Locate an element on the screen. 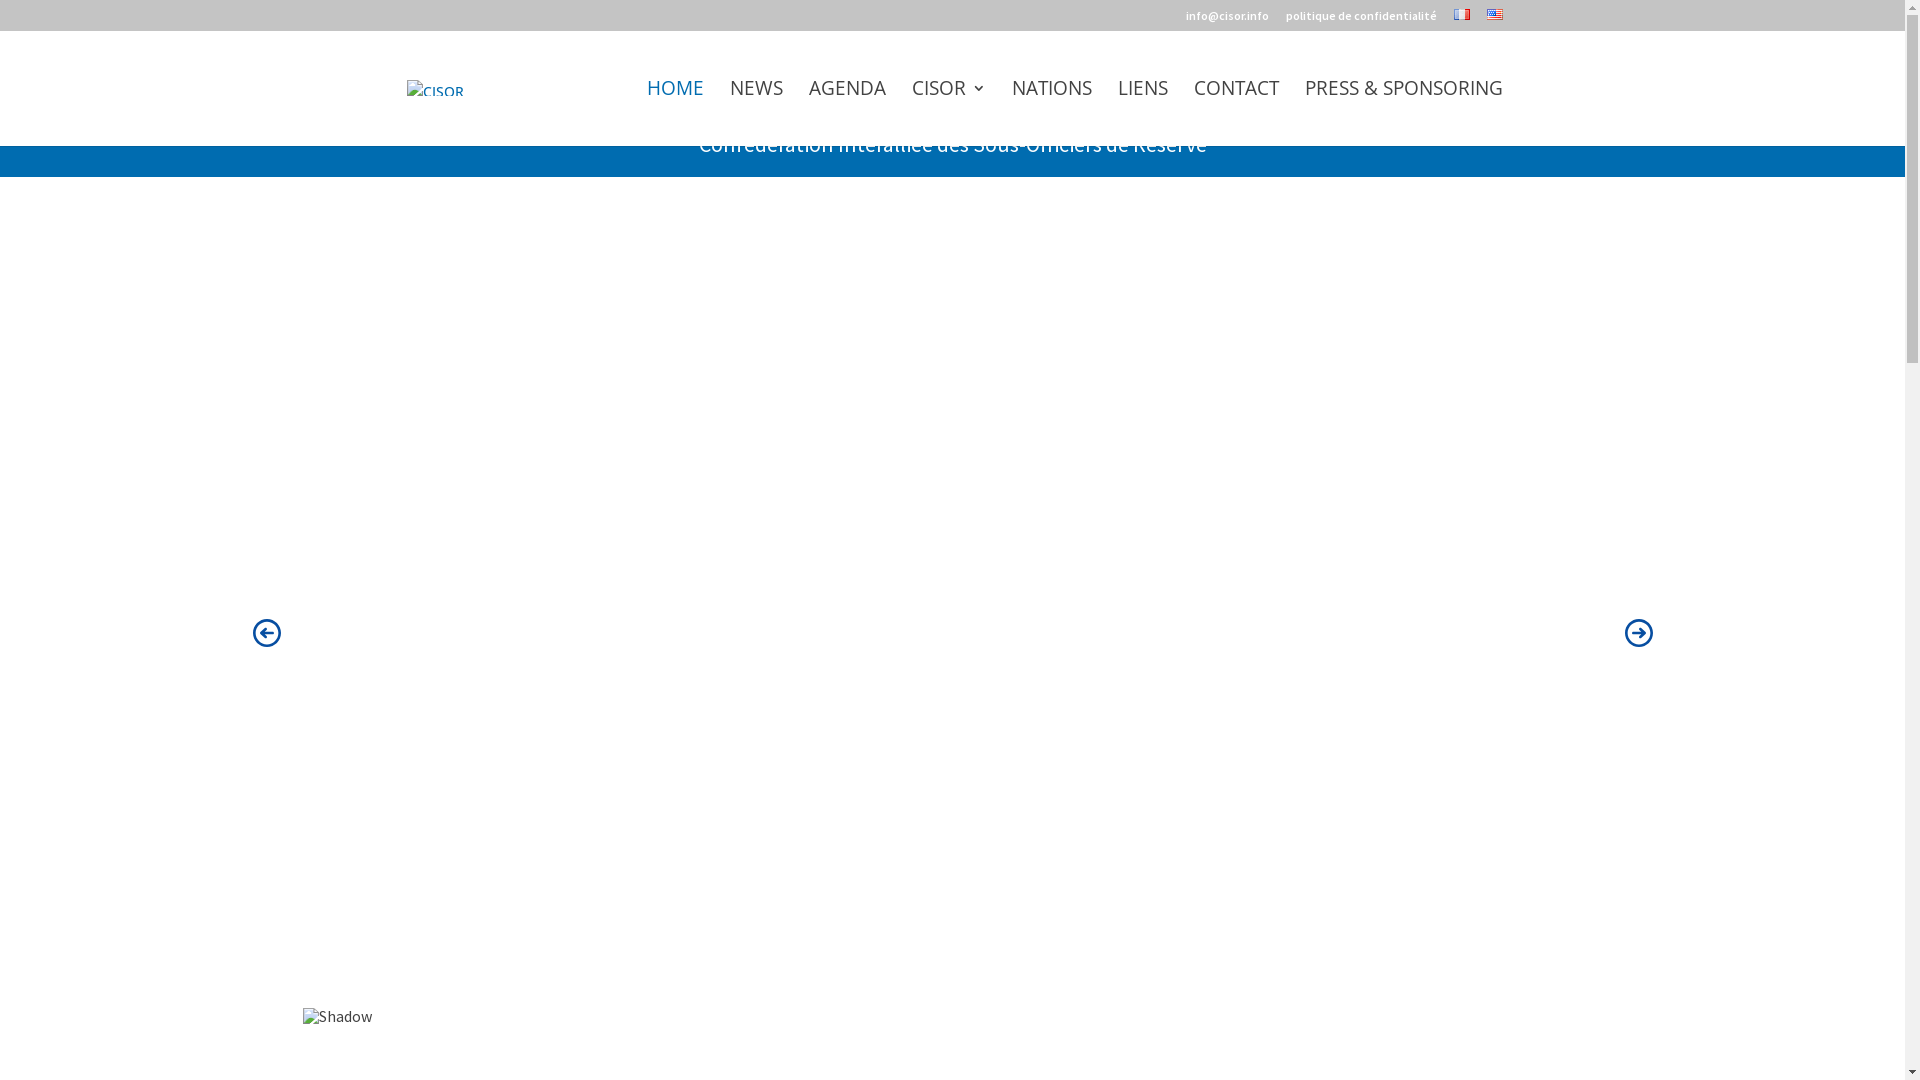  'LIENS' is located at coordinates (1117, 113).